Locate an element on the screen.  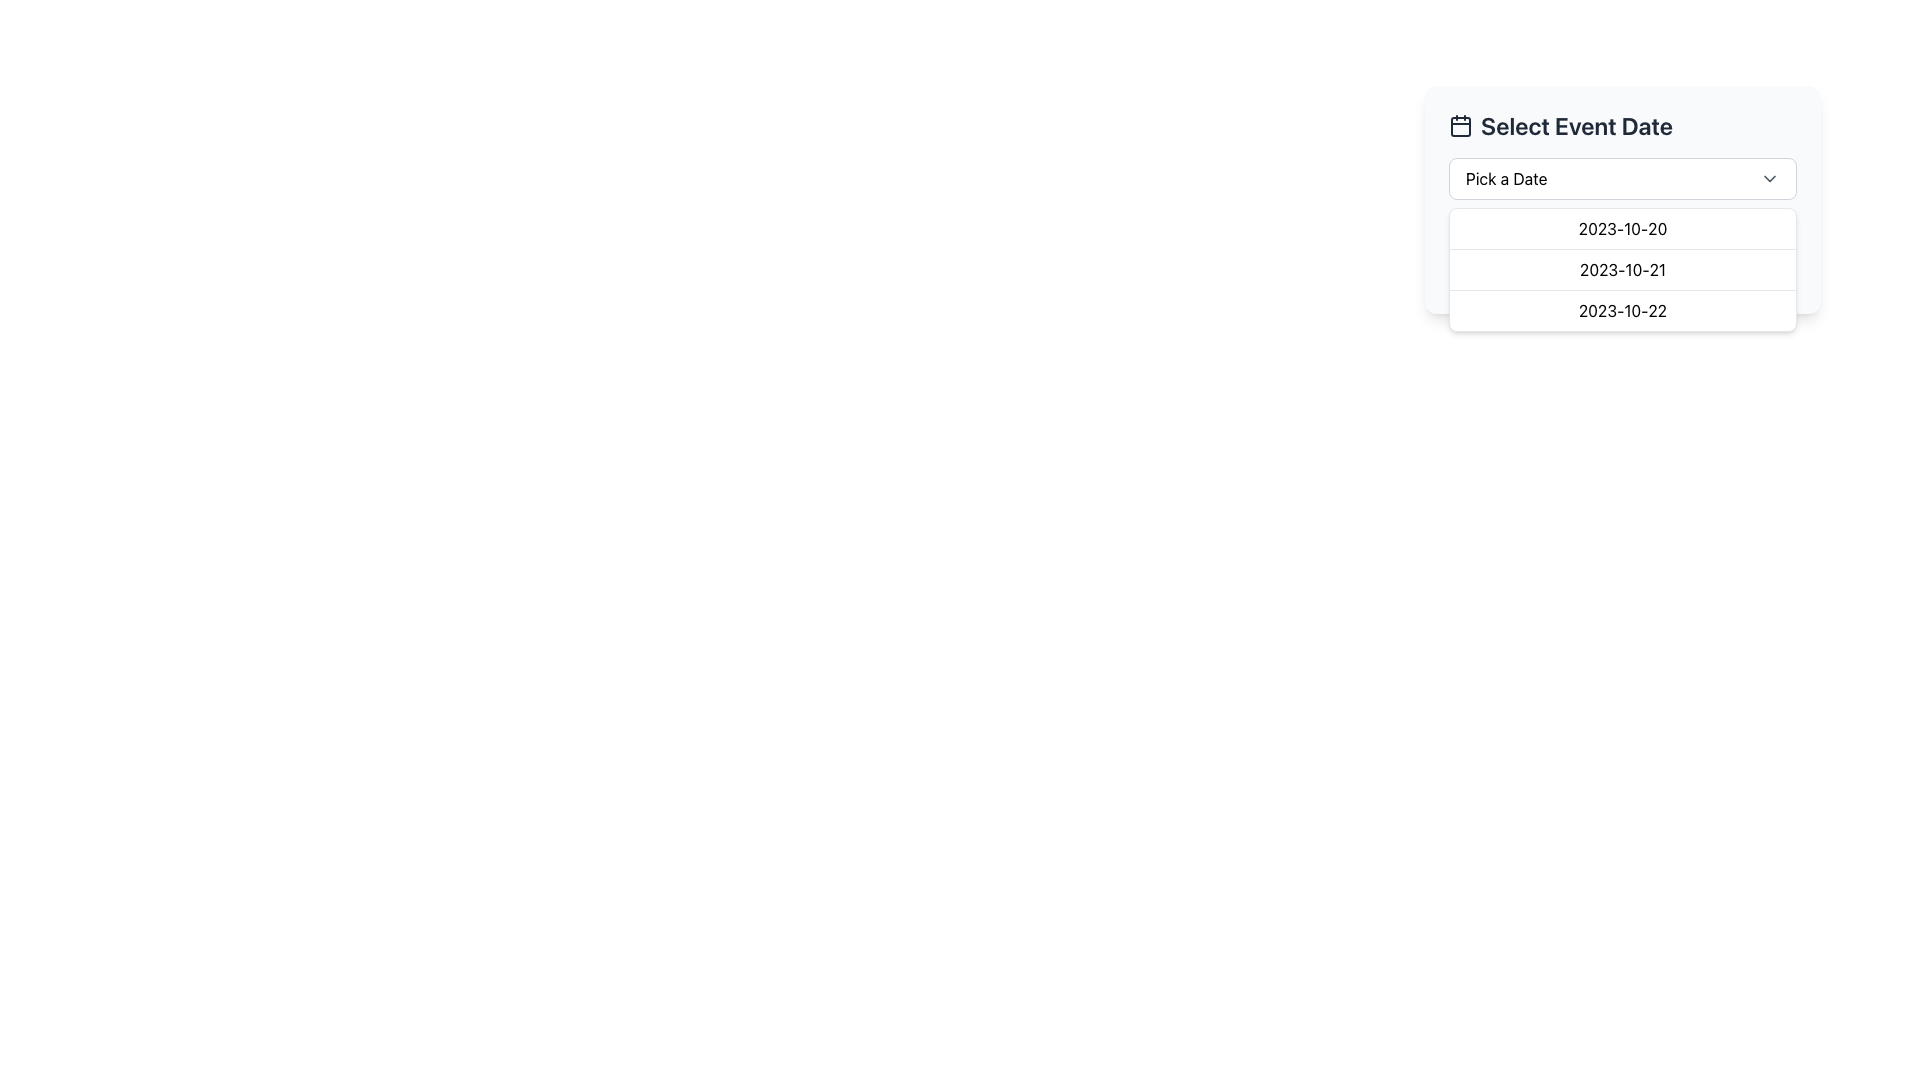
the dropdown list item displaying the date '2023-10-21' is located at coordinates (1622, 268).